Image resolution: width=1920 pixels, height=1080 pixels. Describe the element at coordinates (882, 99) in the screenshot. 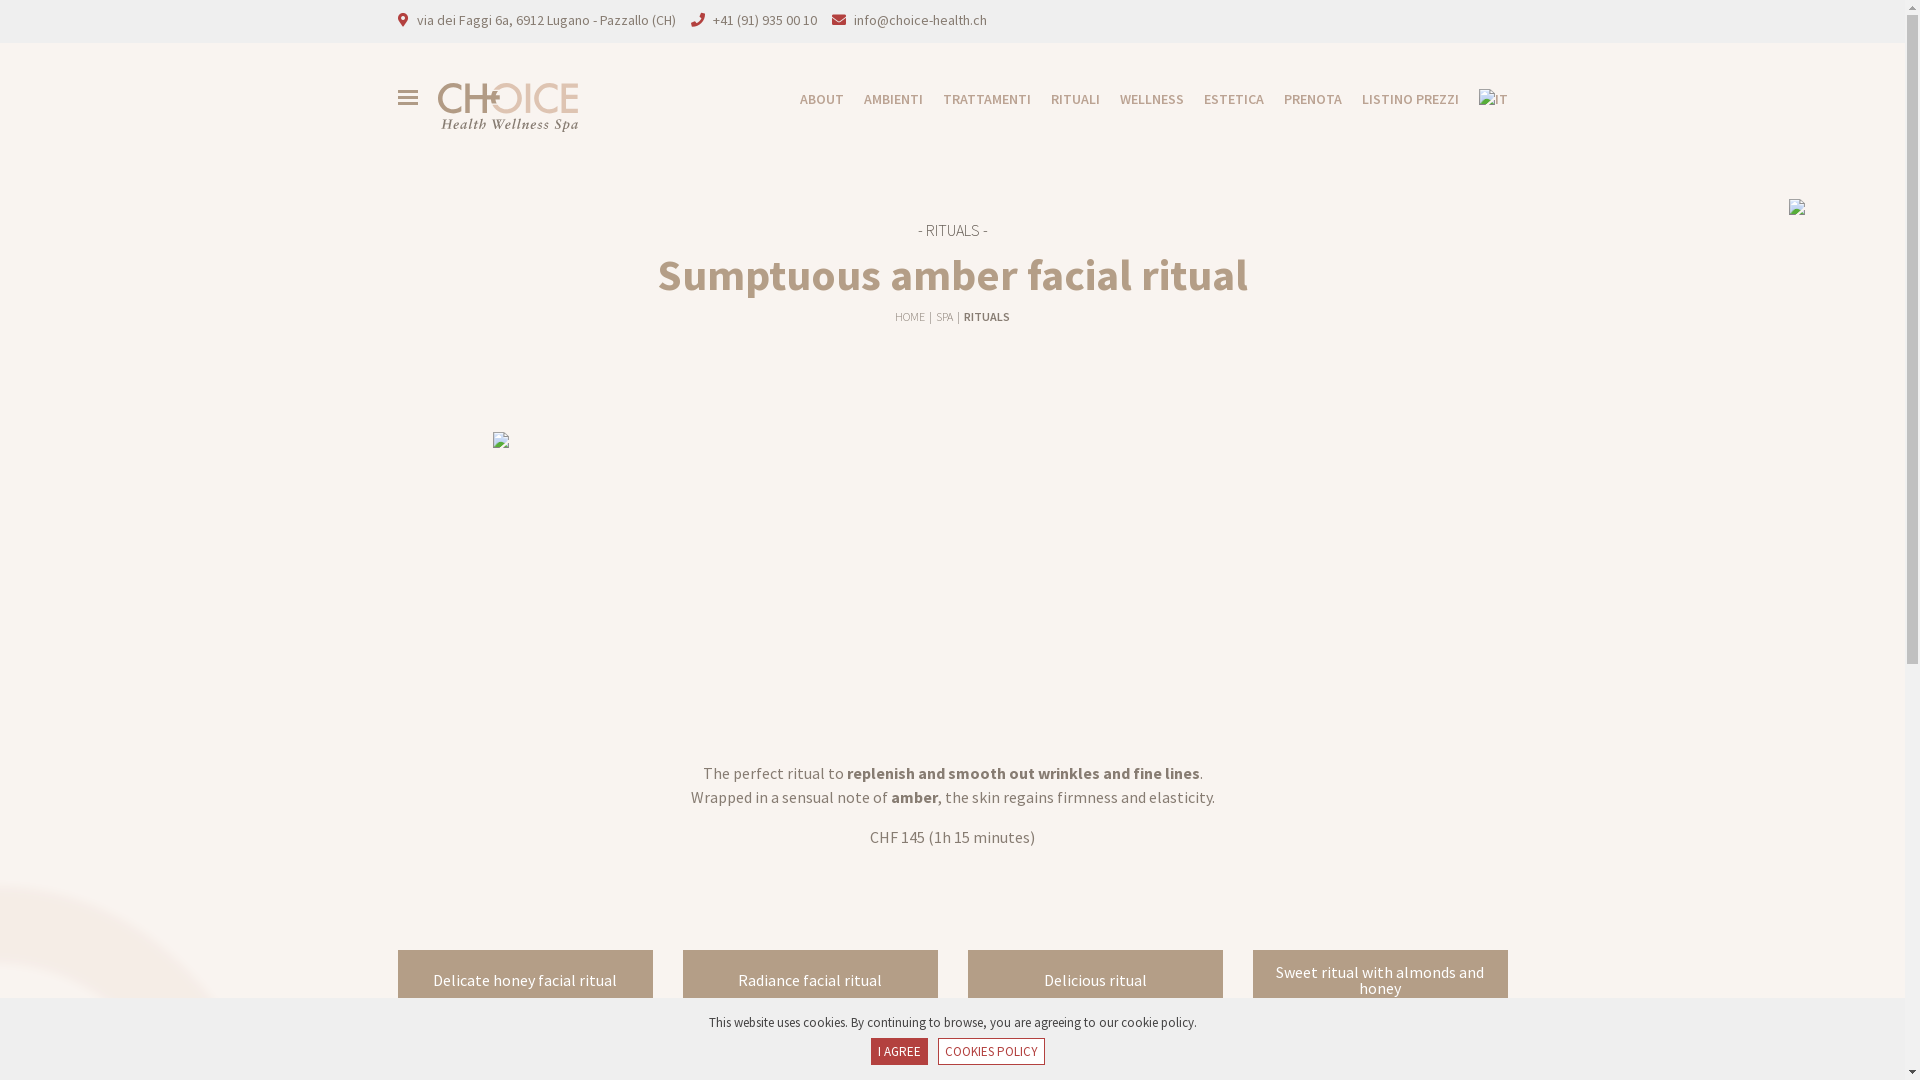

I see `'AMBIENTI'` at that location.